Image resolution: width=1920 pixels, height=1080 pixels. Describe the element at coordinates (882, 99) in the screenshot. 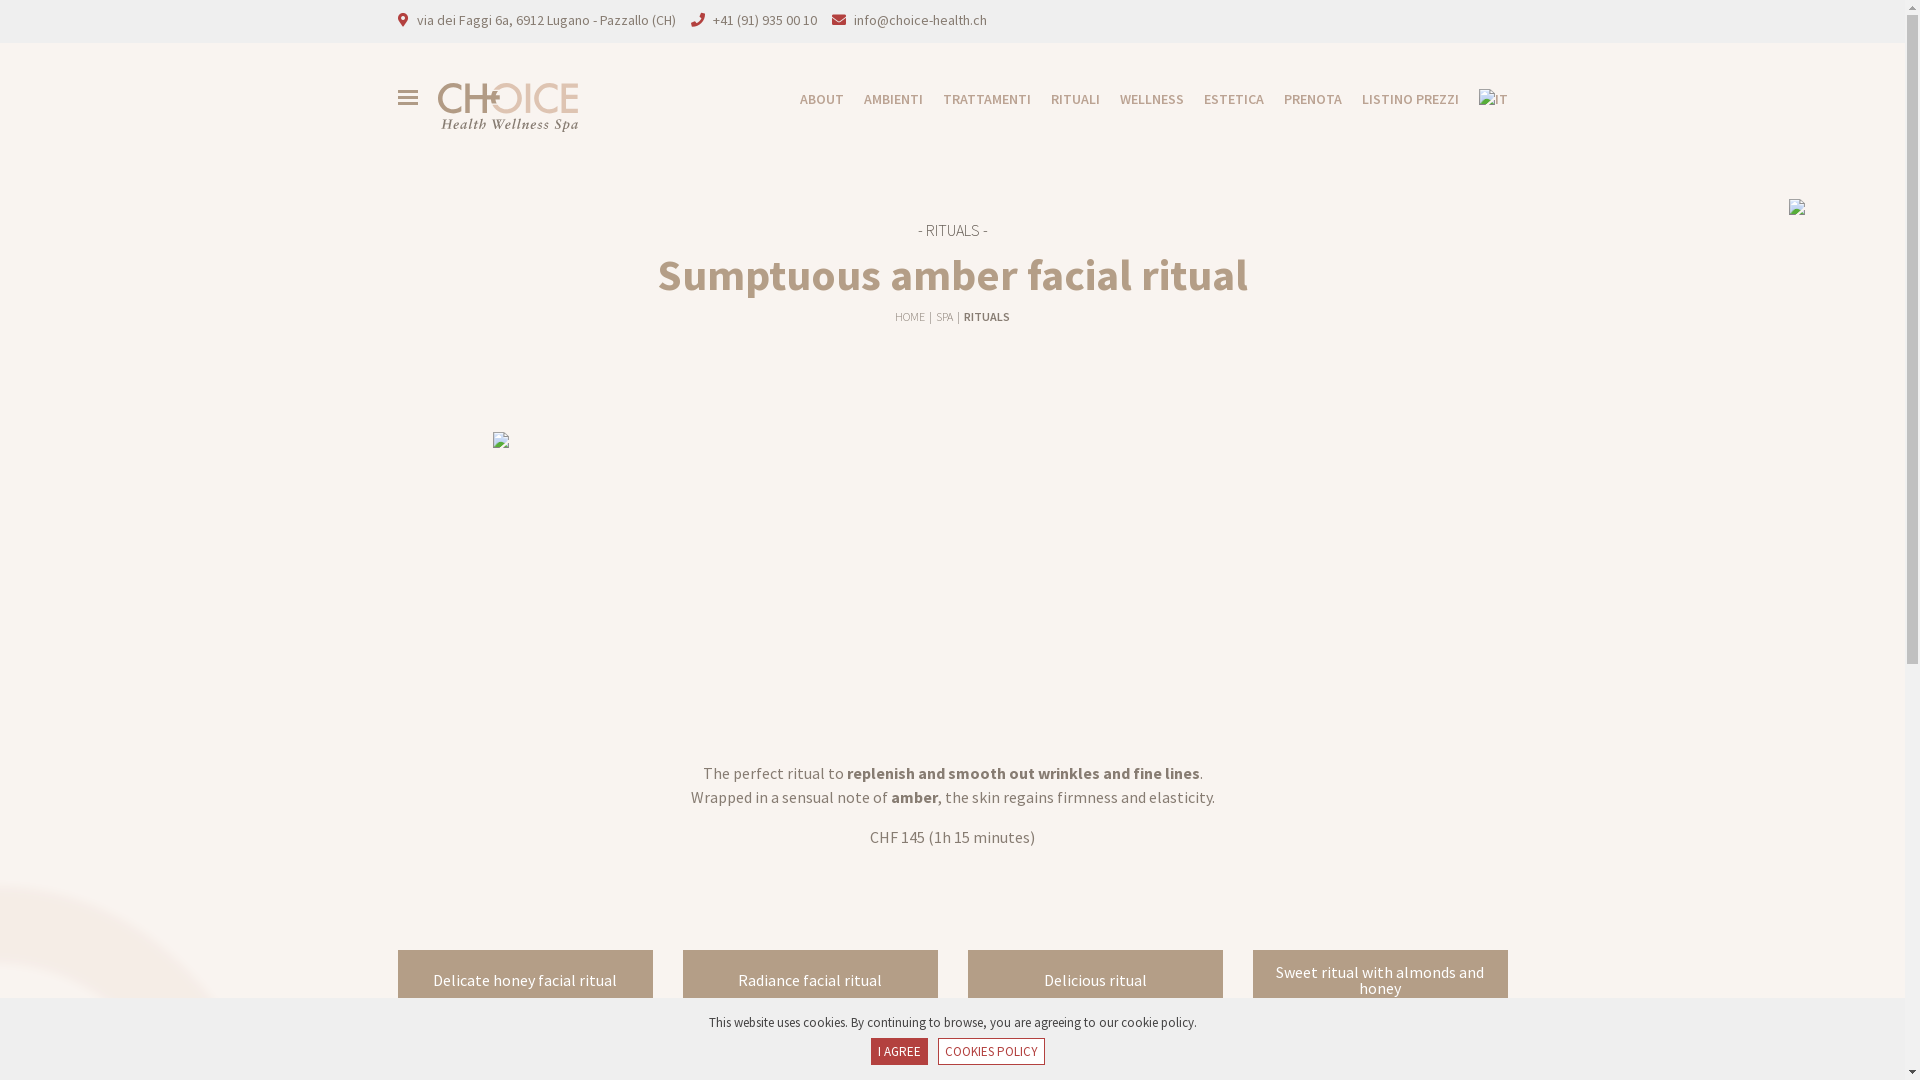

I see `'AMBIENTI'` at that location.